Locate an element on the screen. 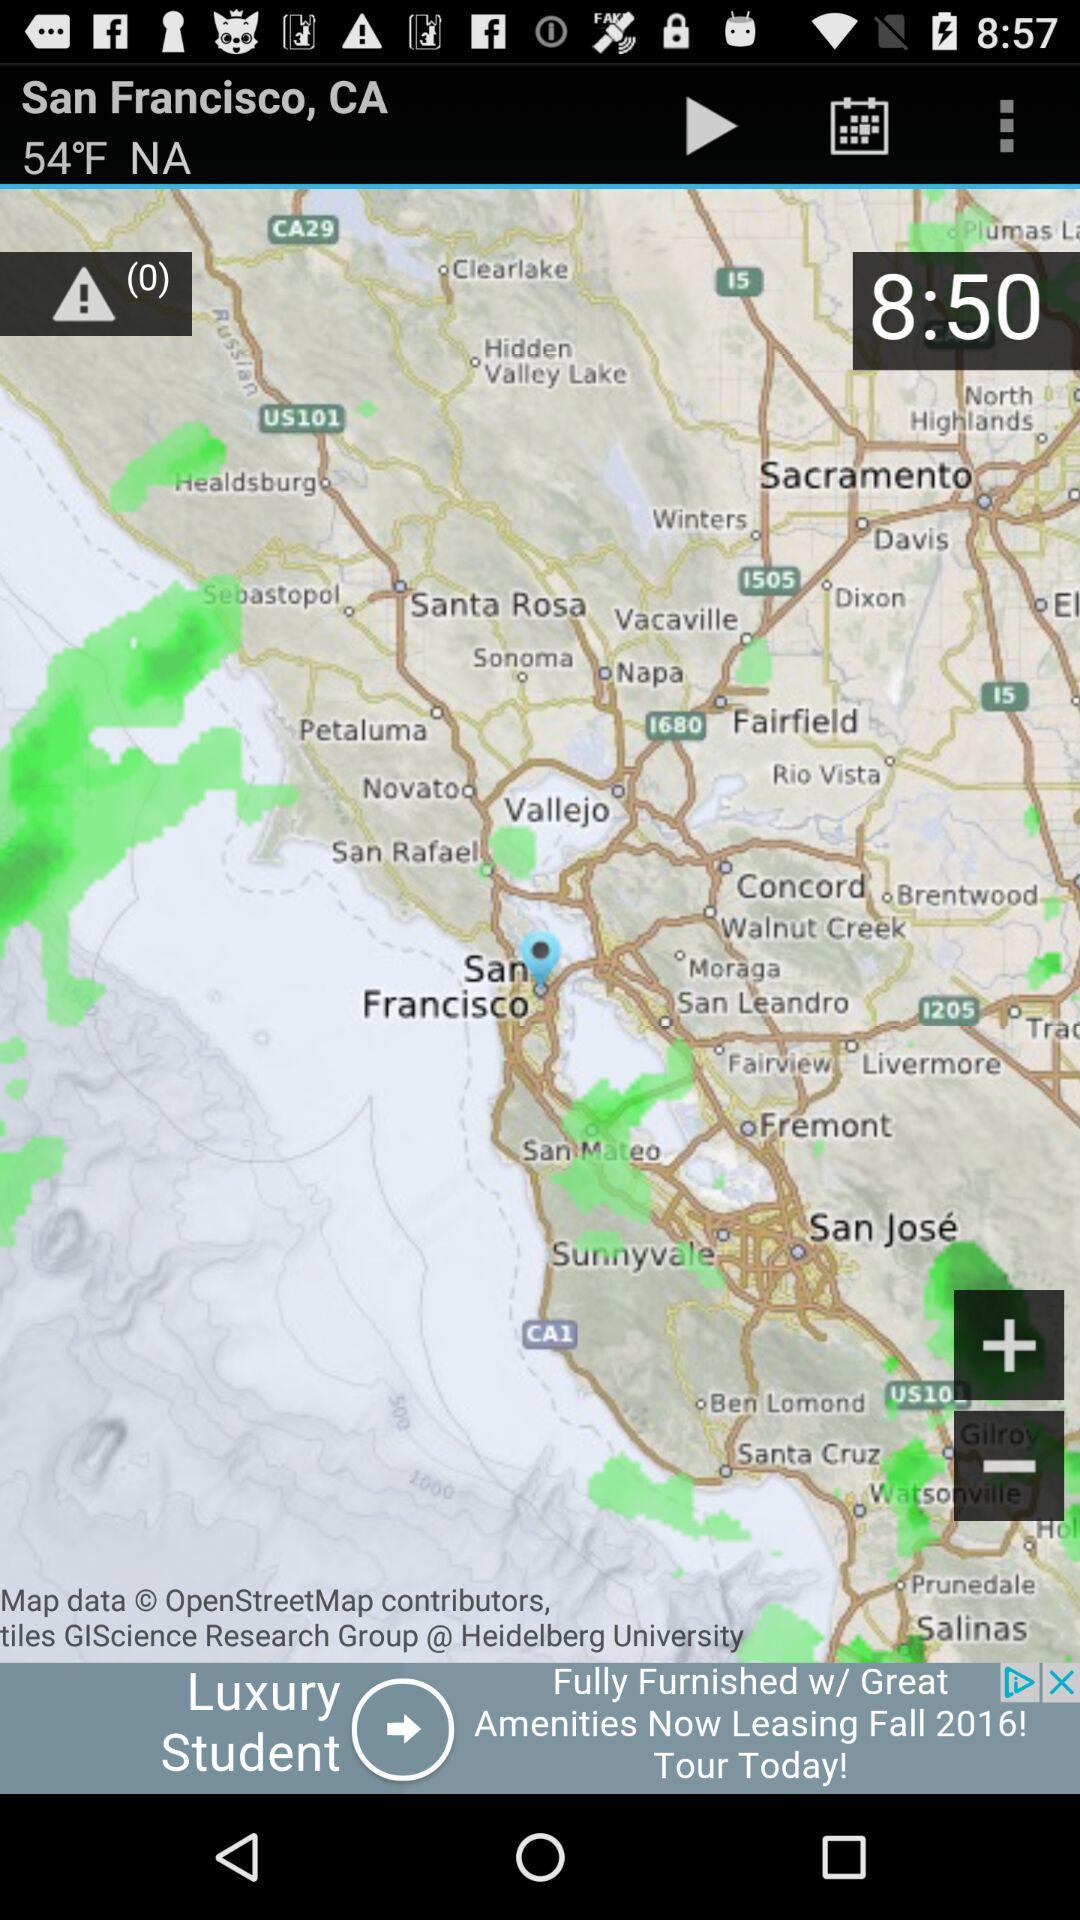  click option is located at coordinates (540, 1727).